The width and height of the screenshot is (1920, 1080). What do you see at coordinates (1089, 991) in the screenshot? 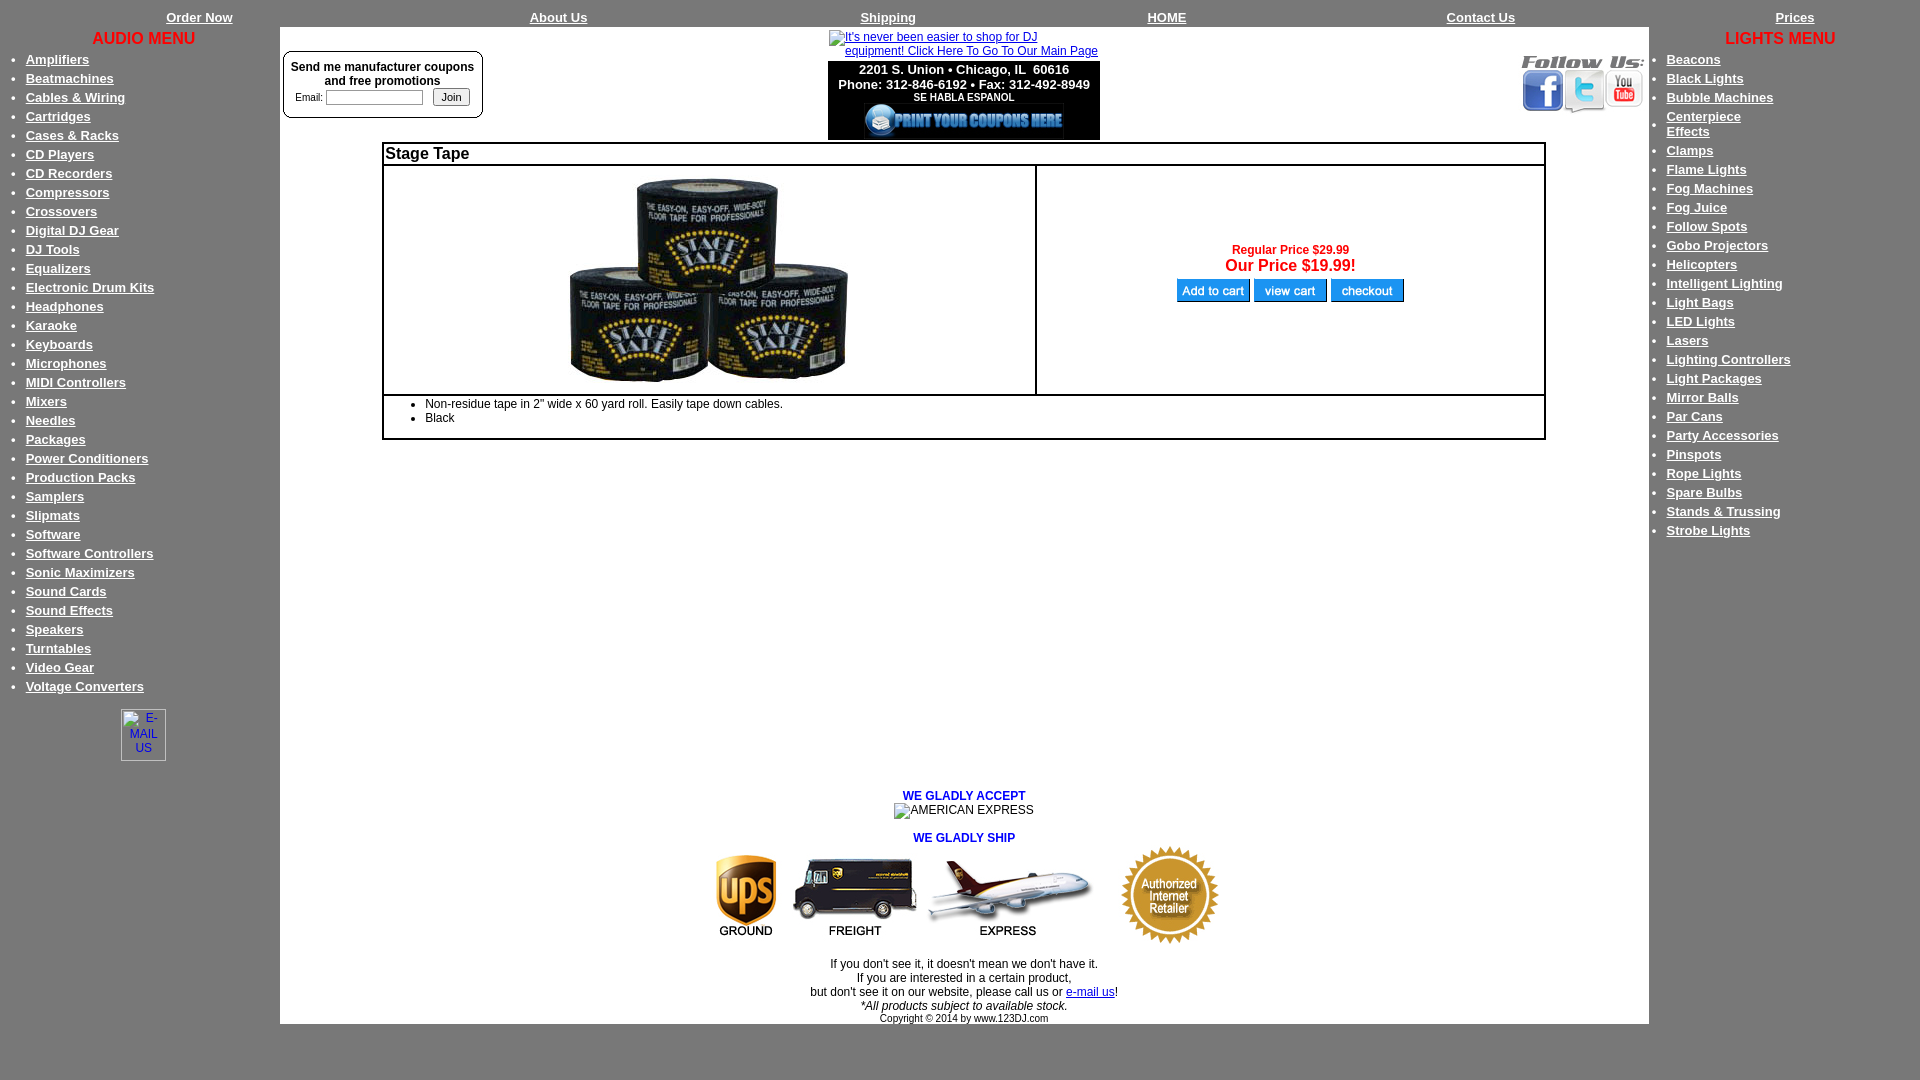
I see `'e-mail us'` at bounding box center [1089, 991].